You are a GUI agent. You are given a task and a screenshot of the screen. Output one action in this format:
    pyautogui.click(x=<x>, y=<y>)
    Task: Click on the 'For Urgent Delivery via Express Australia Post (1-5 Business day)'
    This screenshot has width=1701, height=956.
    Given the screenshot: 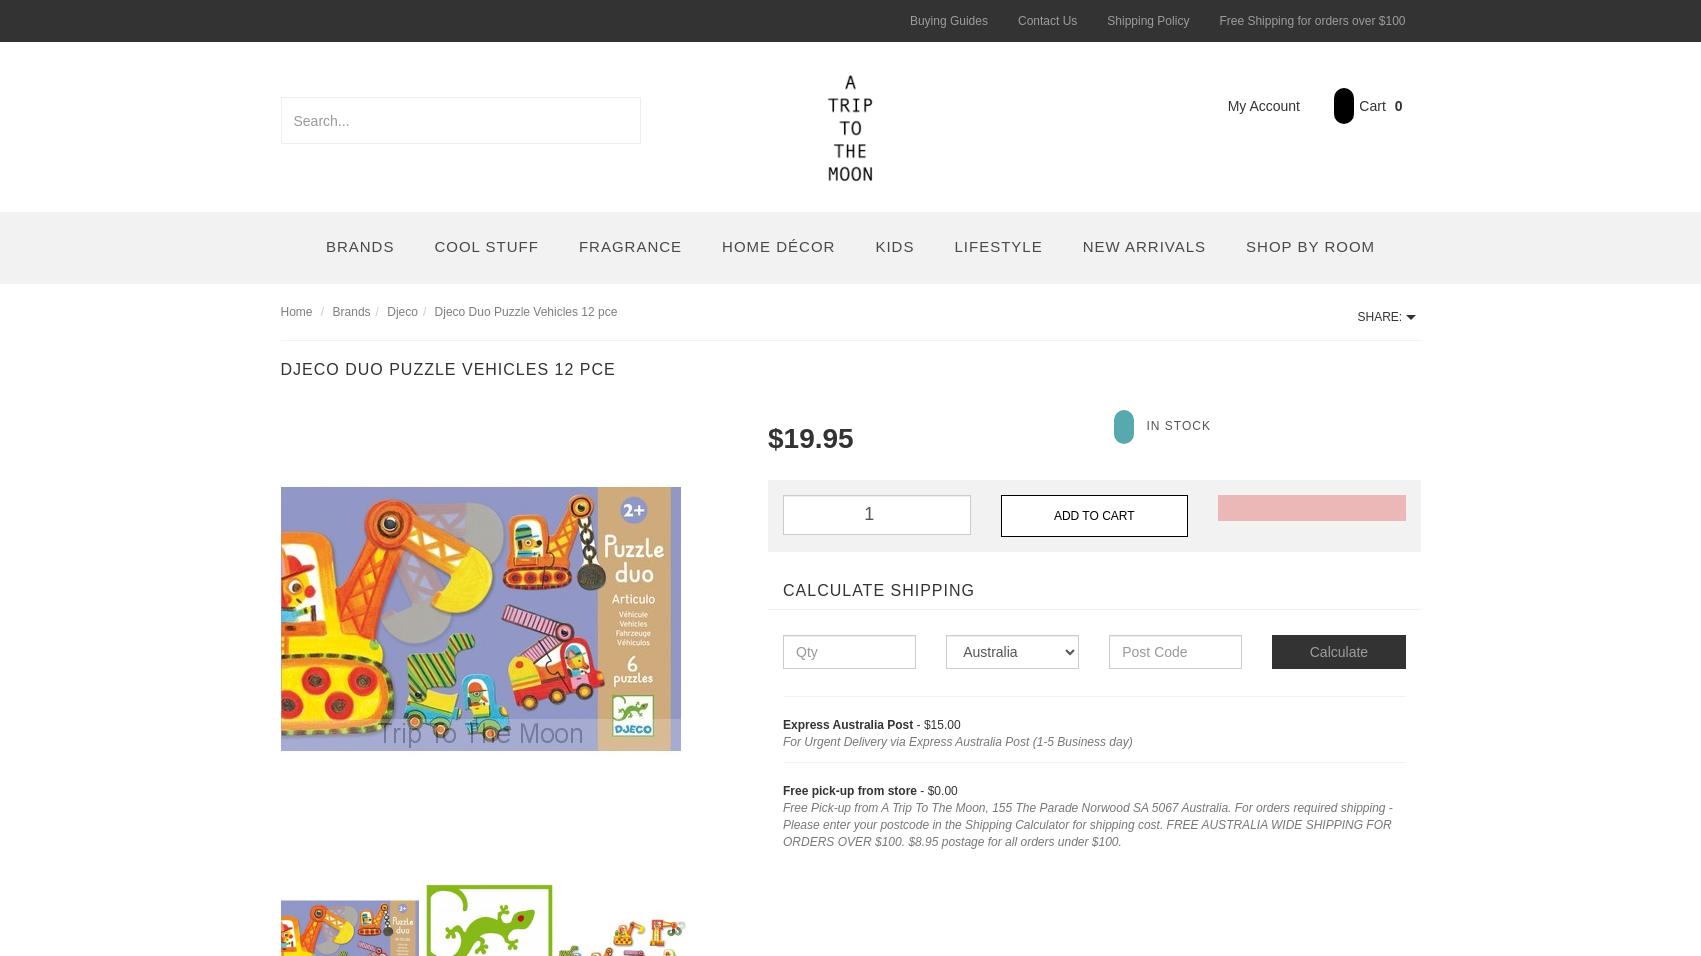 What is the action you would take?
    pyautogui.click(x=956, y=741)
    